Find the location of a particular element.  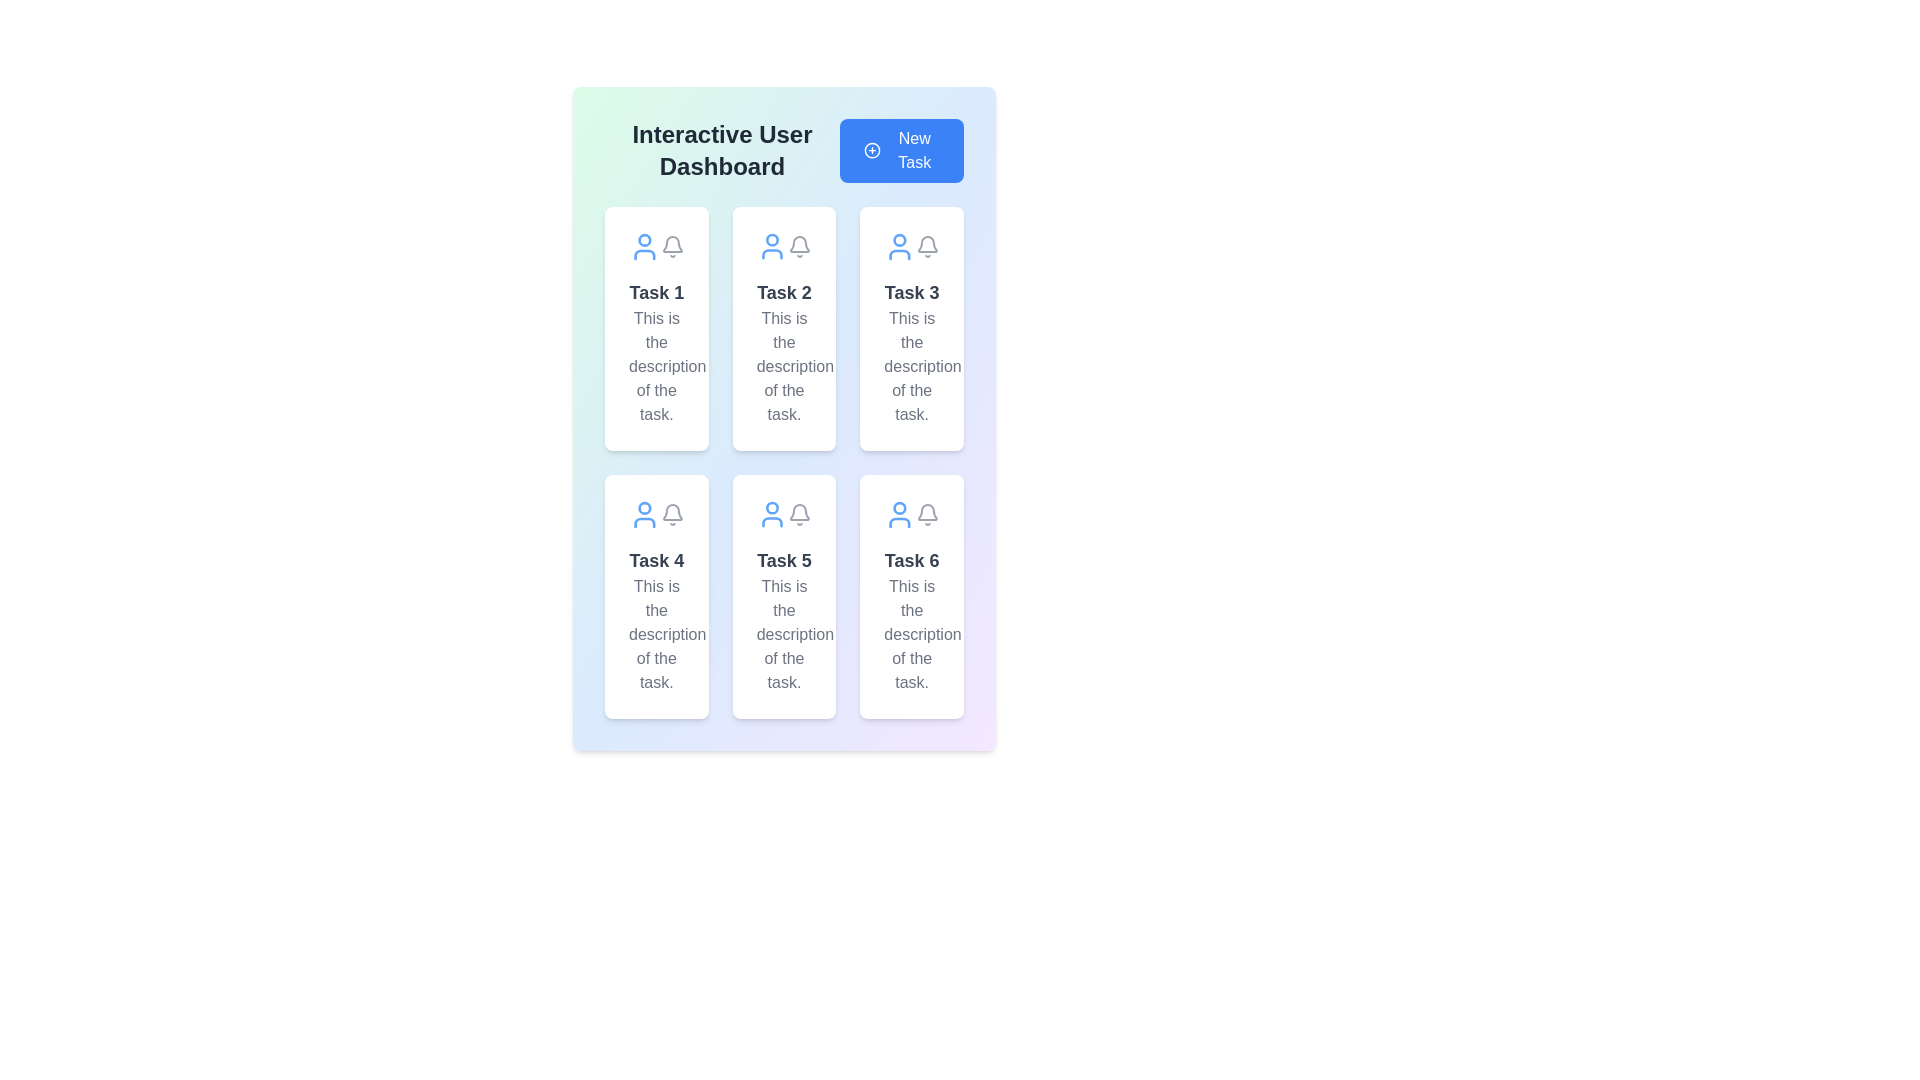

the button located to the right of the 'Interactive User Dashboard' text to initiate task creation is located at coordinates (901, 149).